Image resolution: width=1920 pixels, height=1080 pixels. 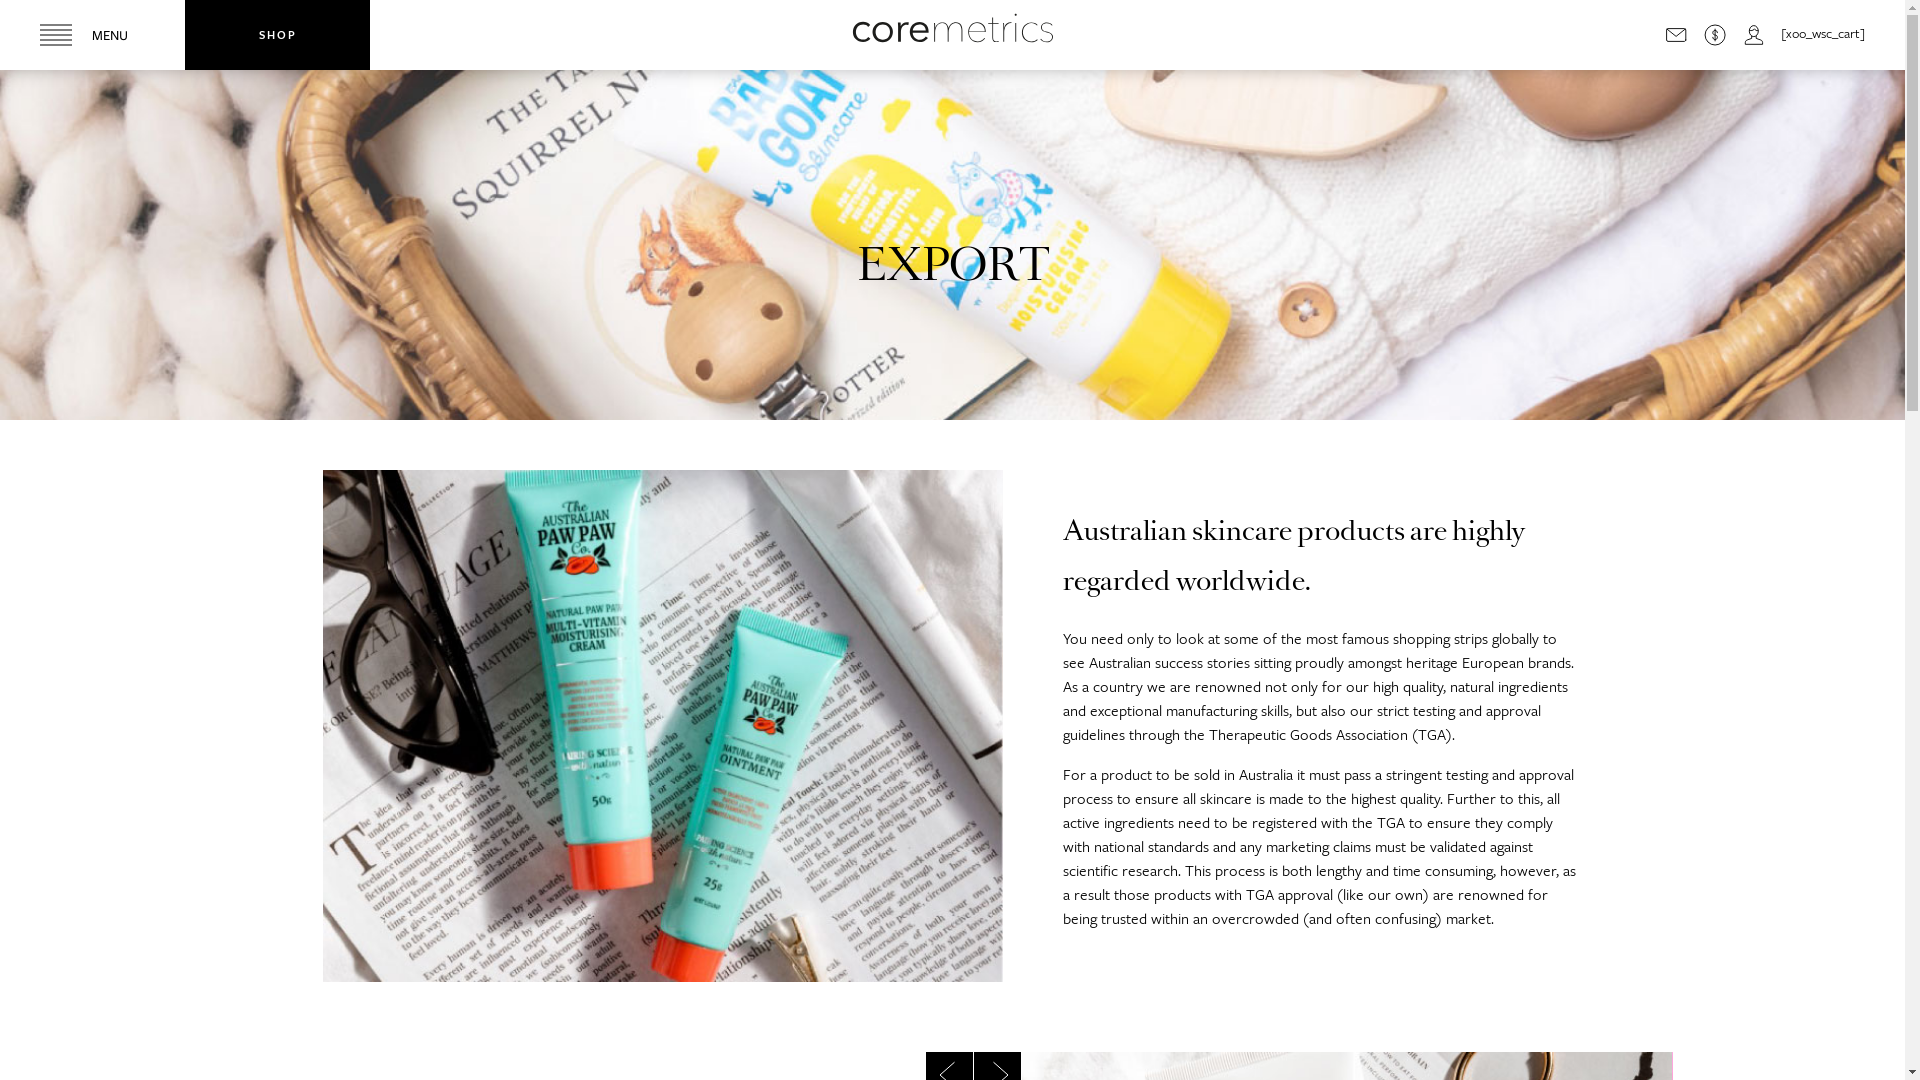 I want to click on 'SHOP', so click(x=185, y=34).